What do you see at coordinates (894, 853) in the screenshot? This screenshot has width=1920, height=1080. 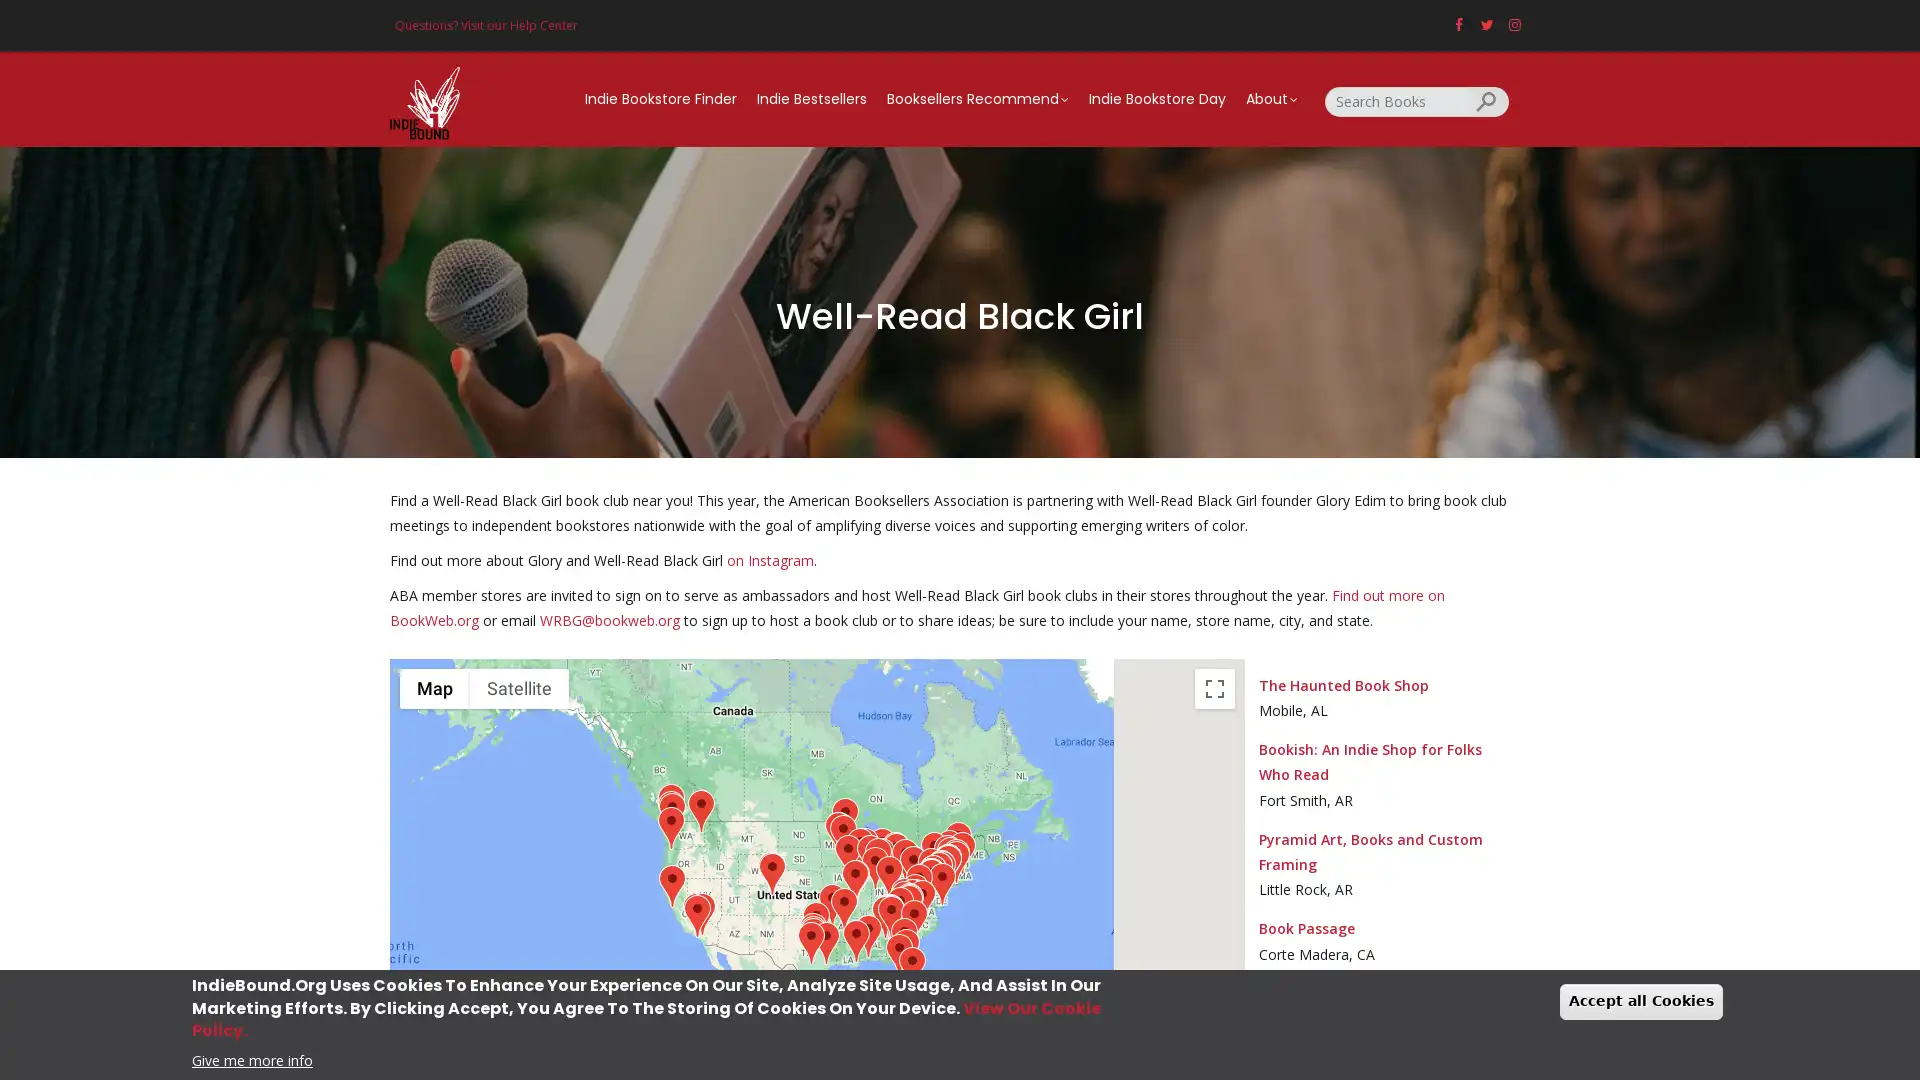 I see `Source Booksellers` at bounding box center [894, 853].